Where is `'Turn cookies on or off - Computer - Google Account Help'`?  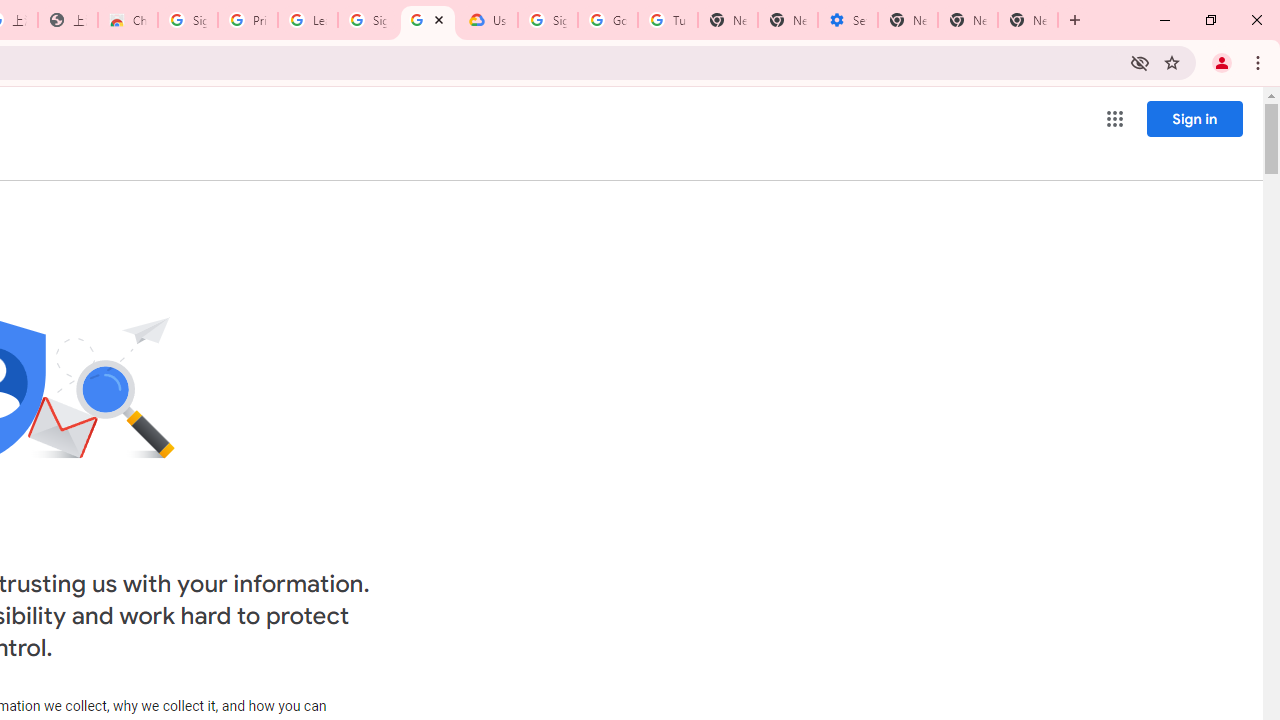 'Turn cookies on or off - Computer - Google Account Help' is located at coordinates (667, 20).